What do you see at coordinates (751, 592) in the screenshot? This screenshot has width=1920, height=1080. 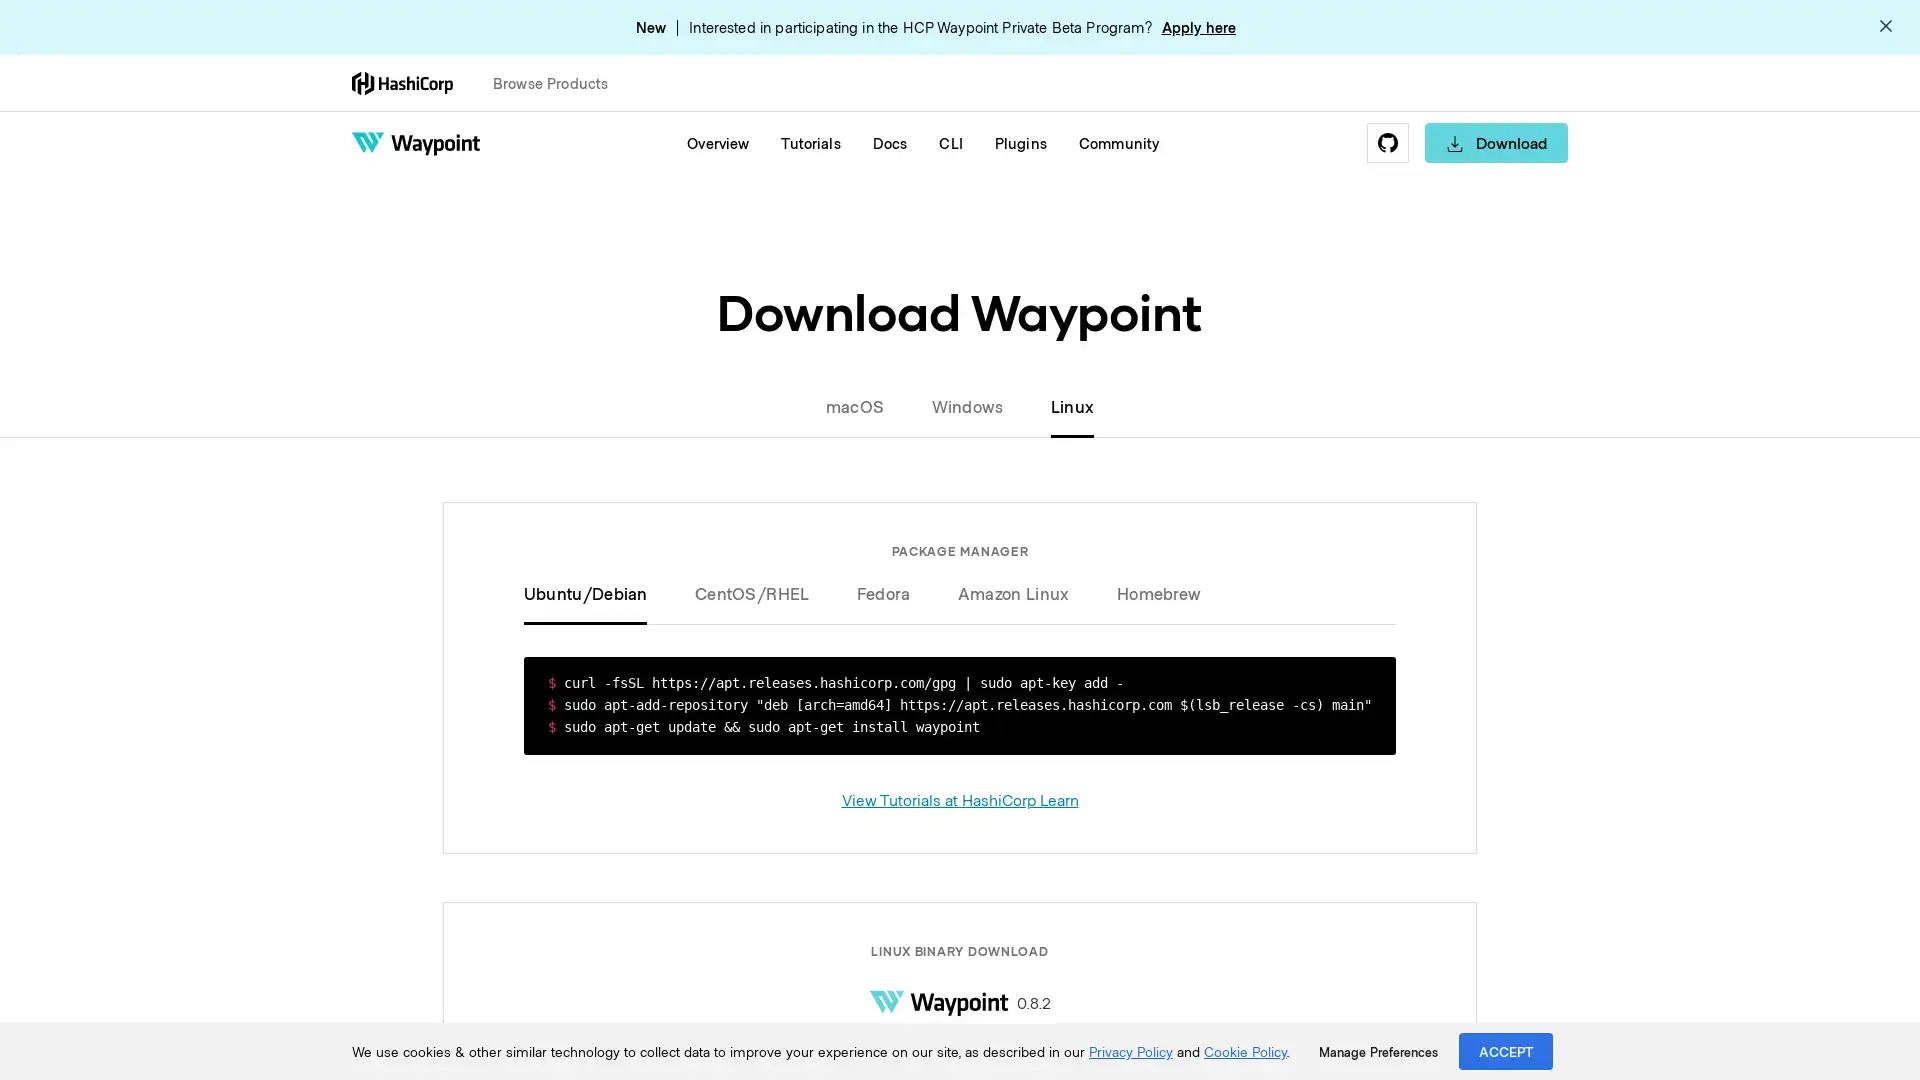 I see `CentOS/RHEL` at bounding box center [751, 592].